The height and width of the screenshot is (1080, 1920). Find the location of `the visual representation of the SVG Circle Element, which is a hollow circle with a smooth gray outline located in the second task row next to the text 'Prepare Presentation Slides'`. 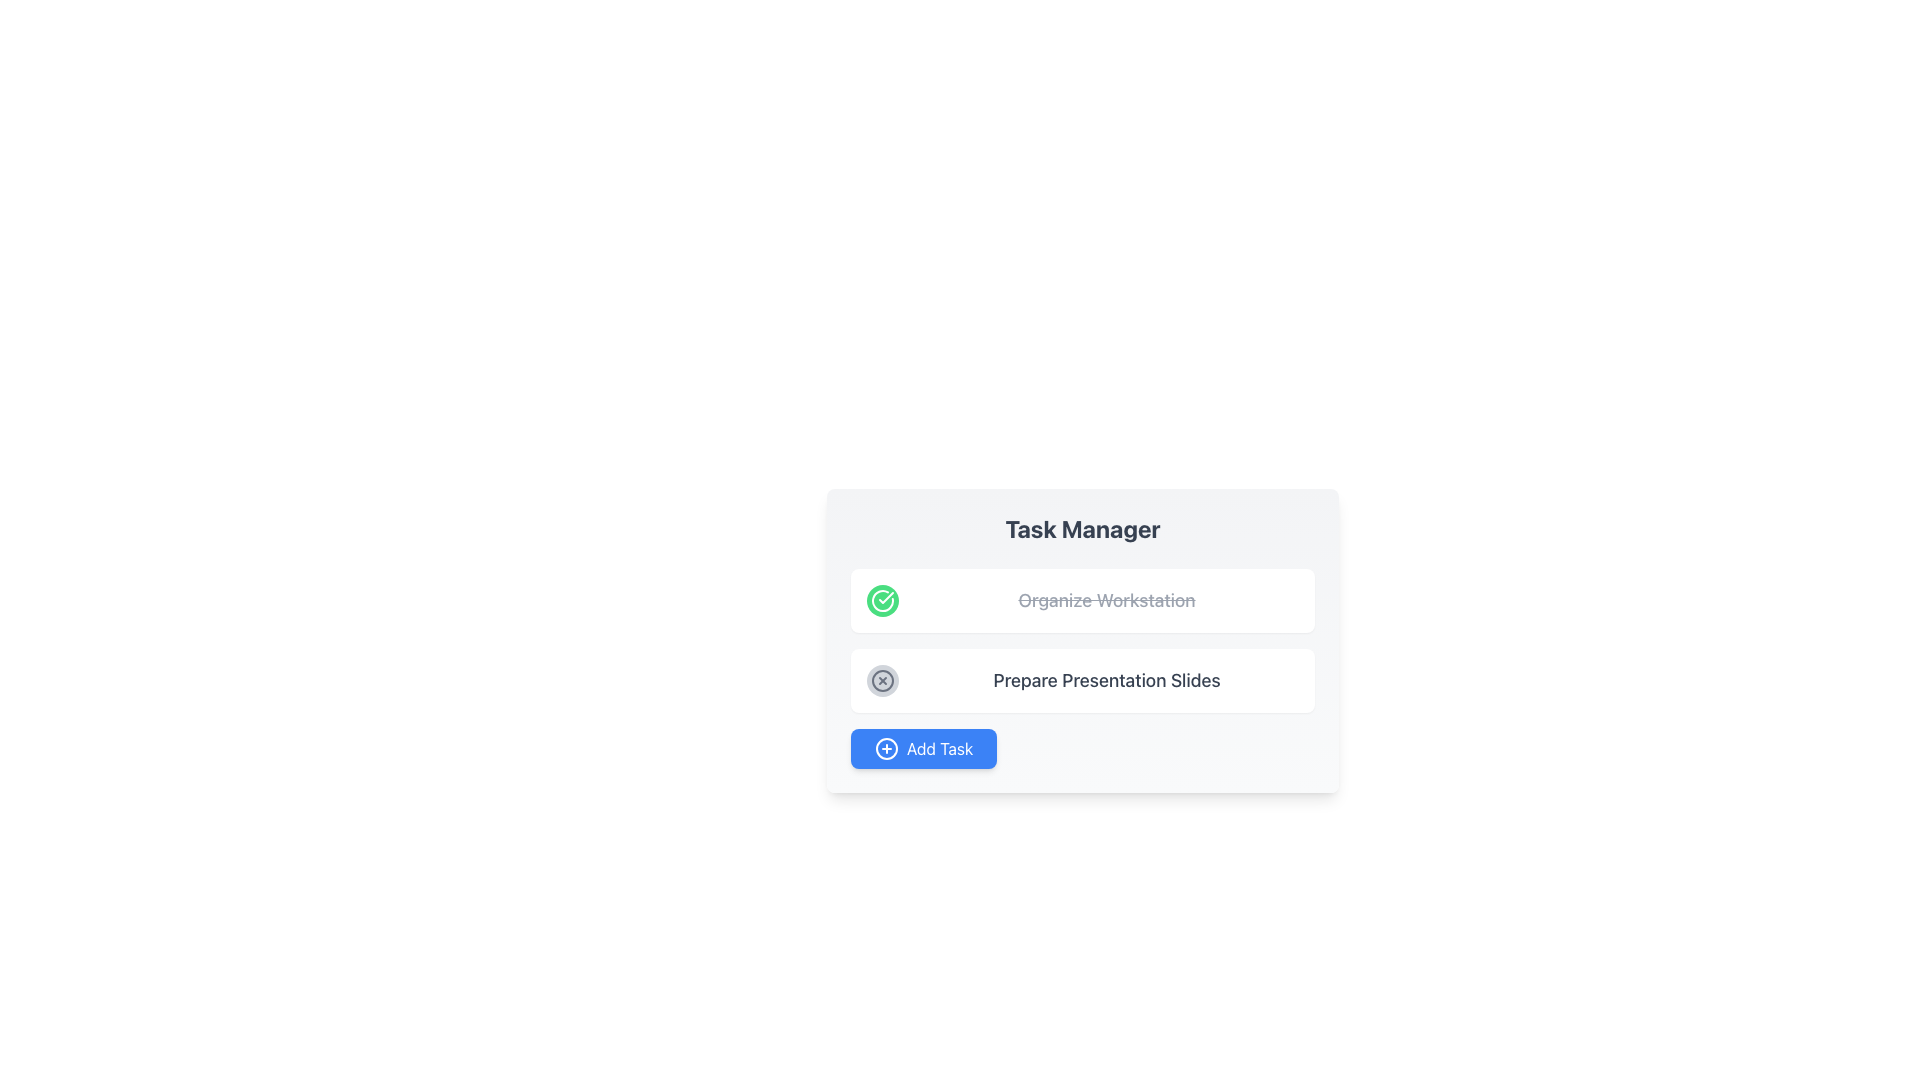

the visual representation of the SVG Circle Element, which is a hollow circle with a smooth gray outline located in the second task row next to the text 'Prepare Presentation Slides' is located at coordinates (882, 680).